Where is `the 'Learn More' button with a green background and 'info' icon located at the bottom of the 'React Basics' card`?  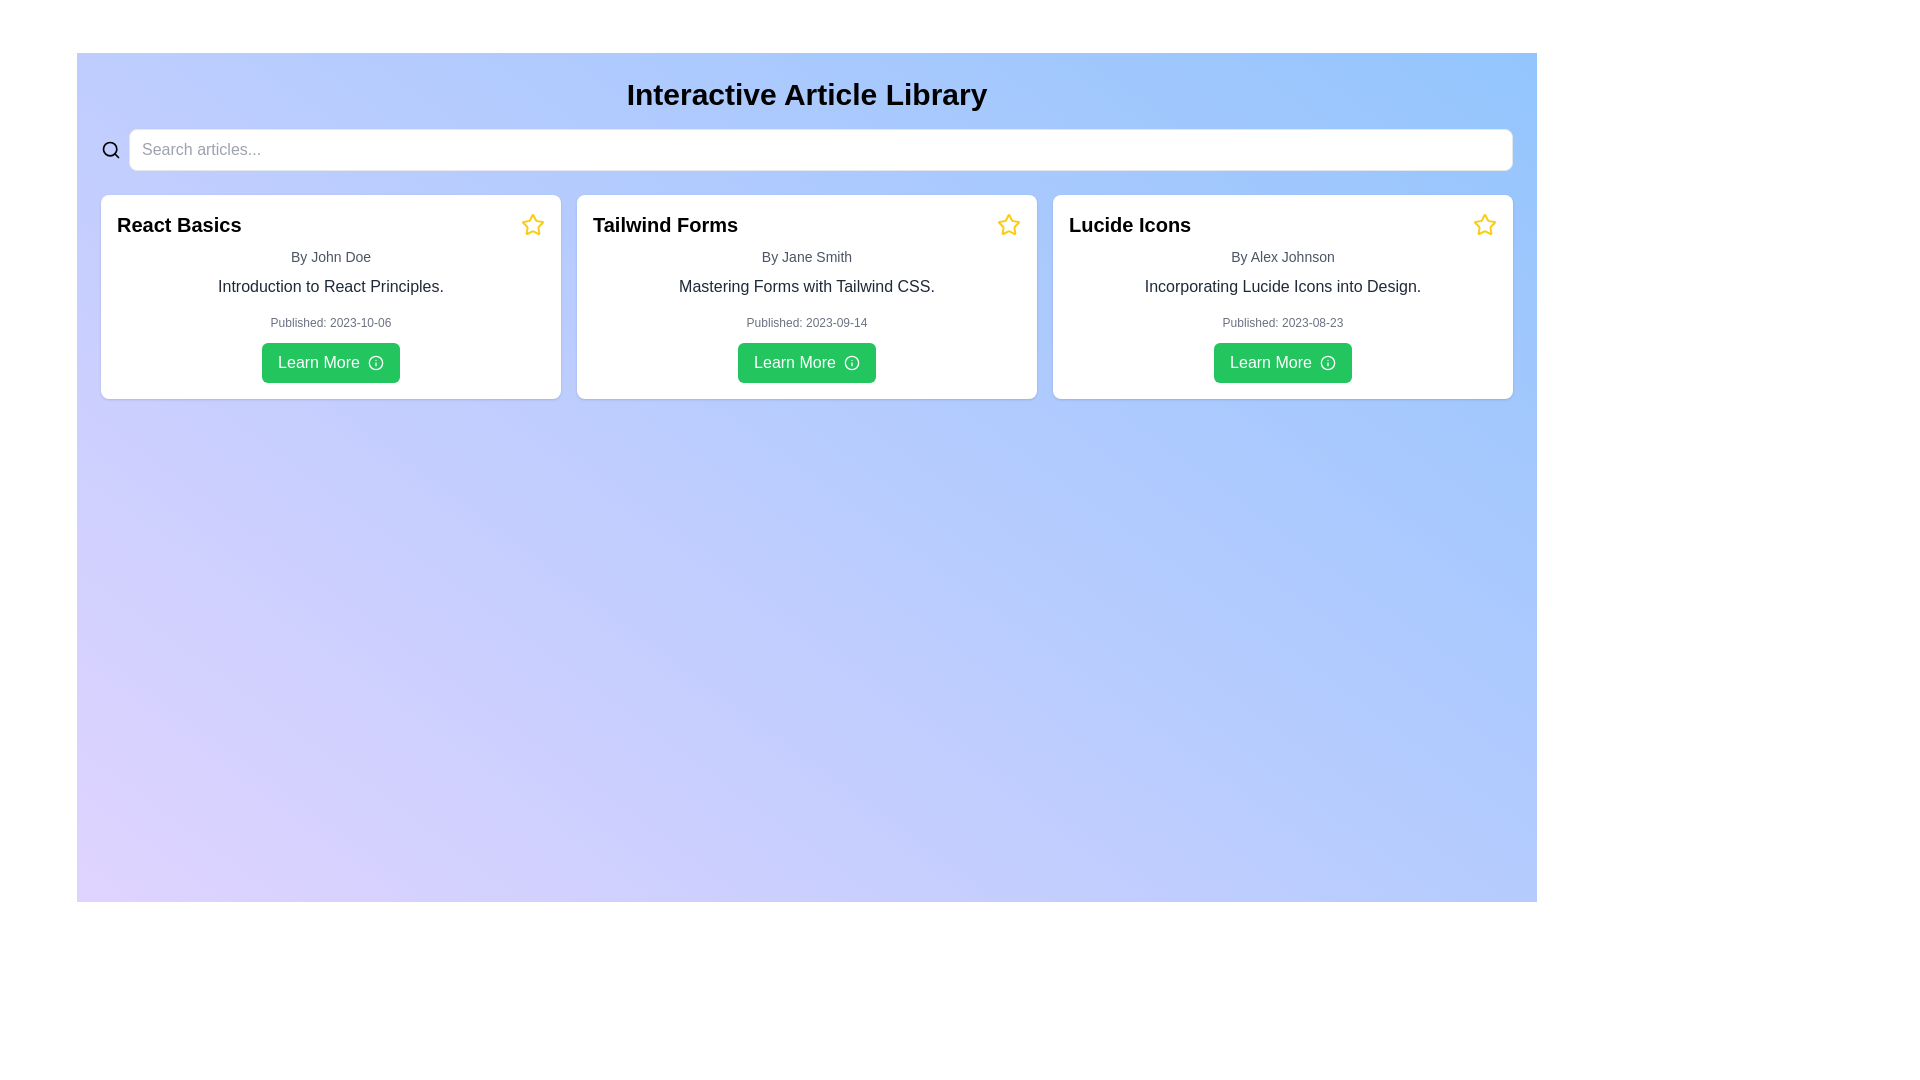 the 'Learn More' button with a green background and 'info' icon located at the bottom of the 'React Basics' card is located at coordinates (331, 362).